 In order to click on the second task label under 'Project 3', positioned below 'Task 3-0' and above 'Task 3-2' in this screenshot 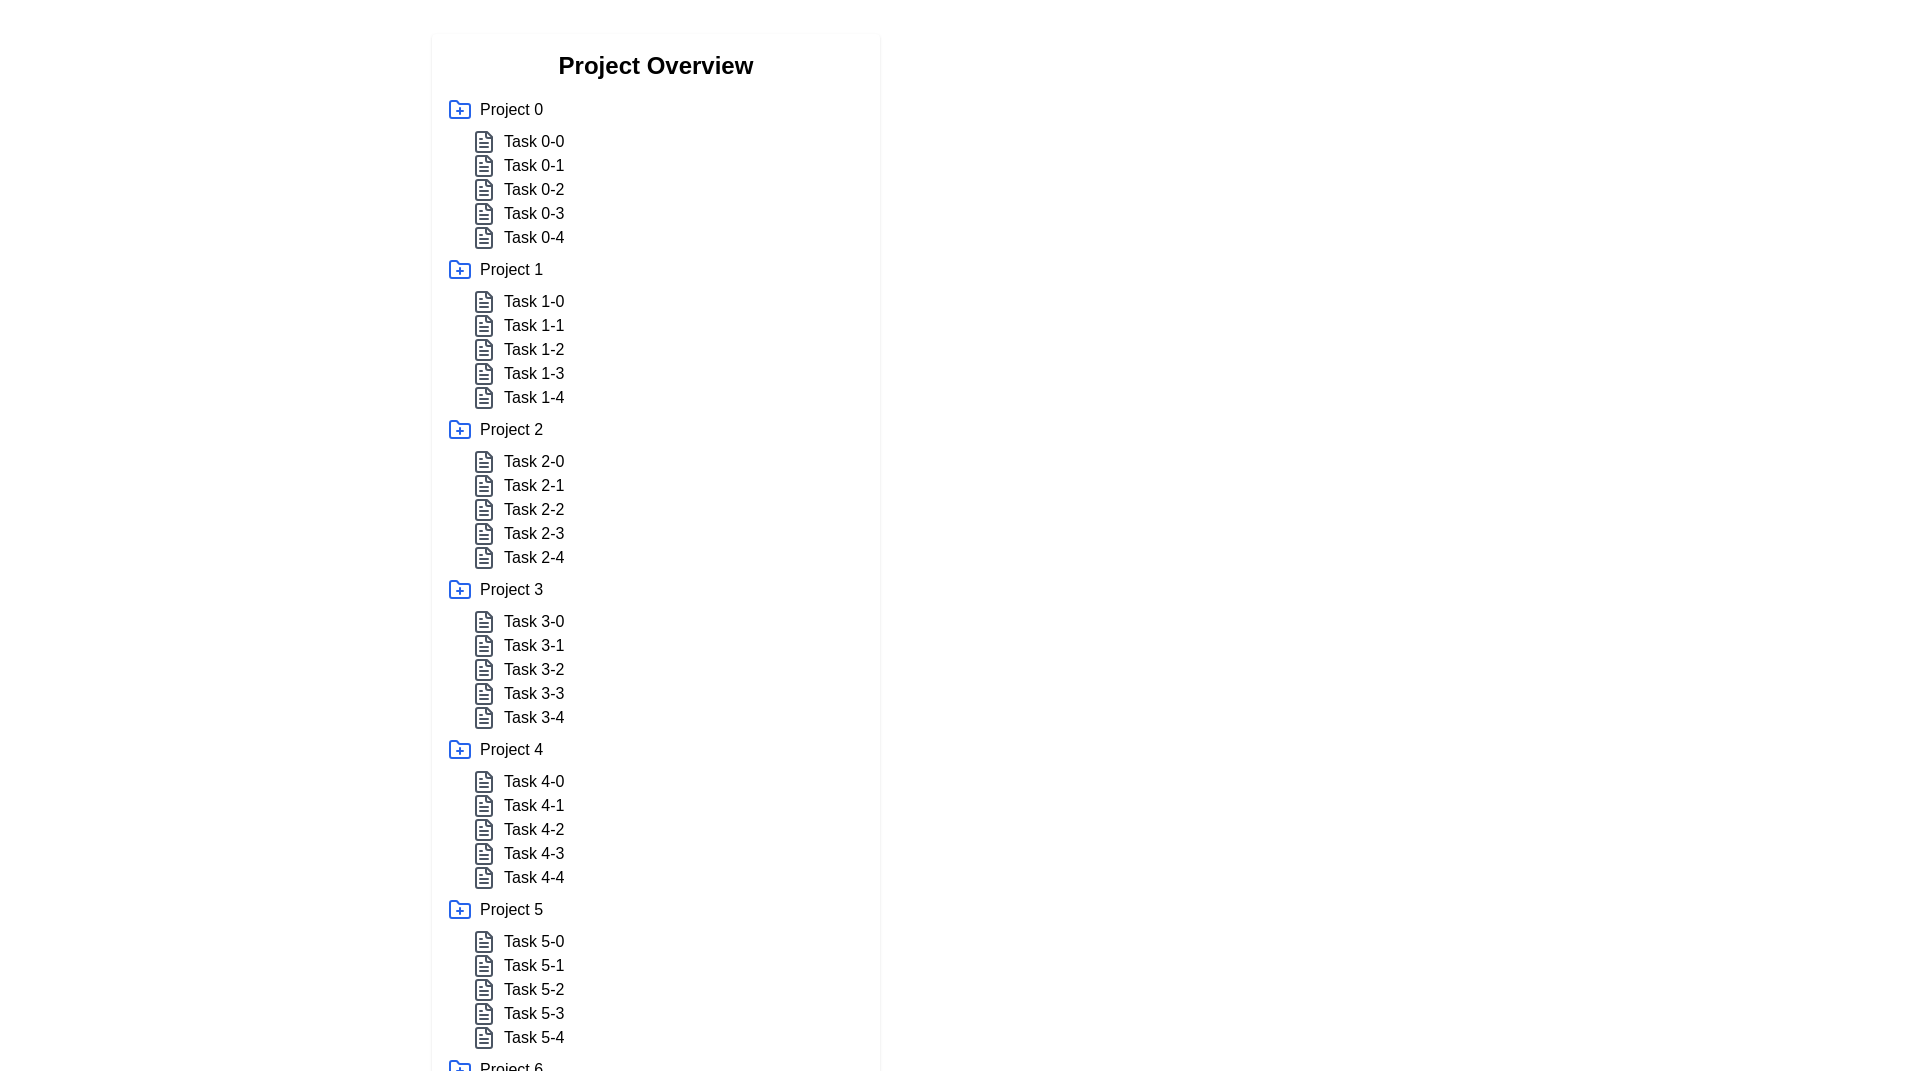, I will do `click(534, 645)`.